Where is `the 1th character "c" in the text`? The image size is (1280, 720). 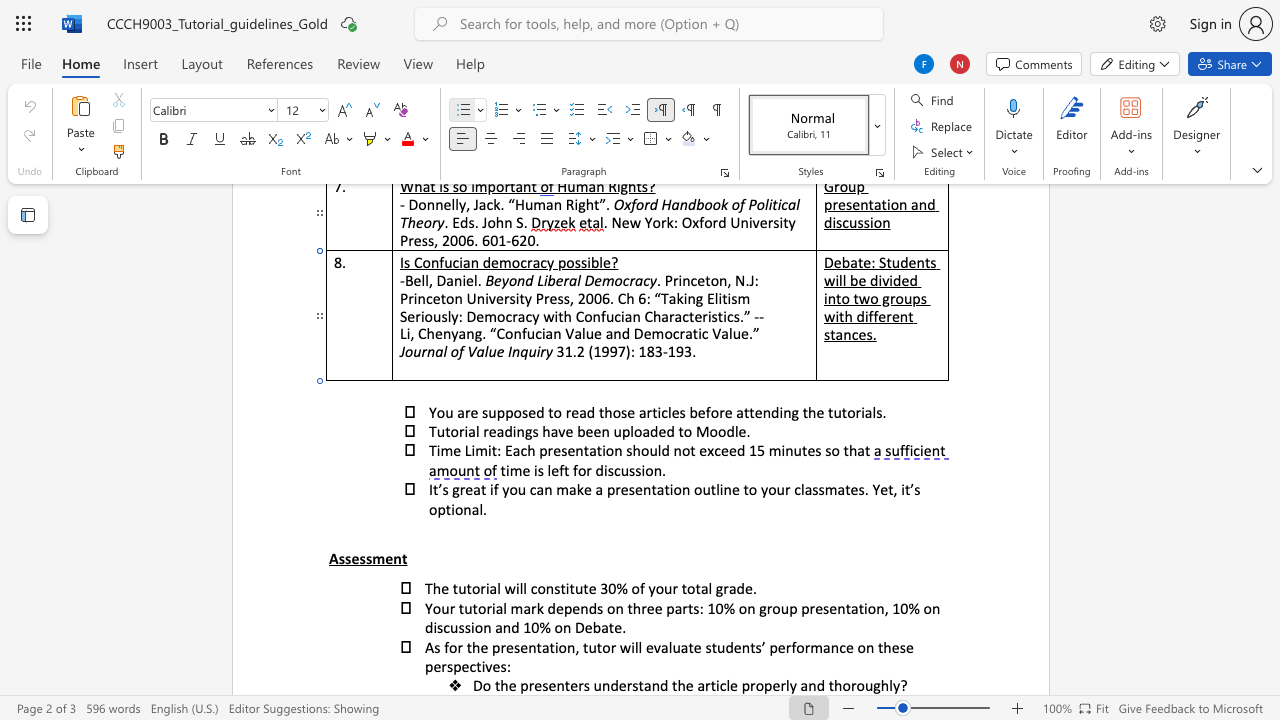
the 1th character "c" in the text is located at coordinates (722, 684).